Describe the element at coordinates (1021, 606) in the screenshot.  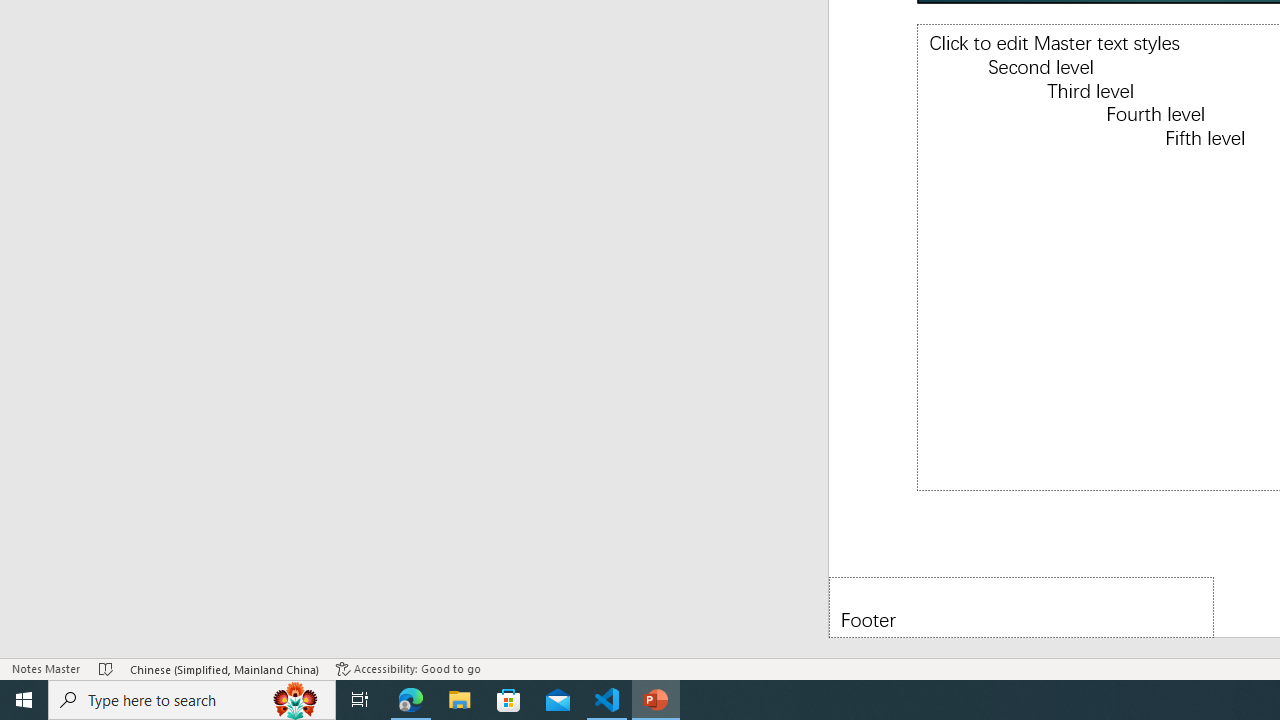
I see `'Footer'` at that location.